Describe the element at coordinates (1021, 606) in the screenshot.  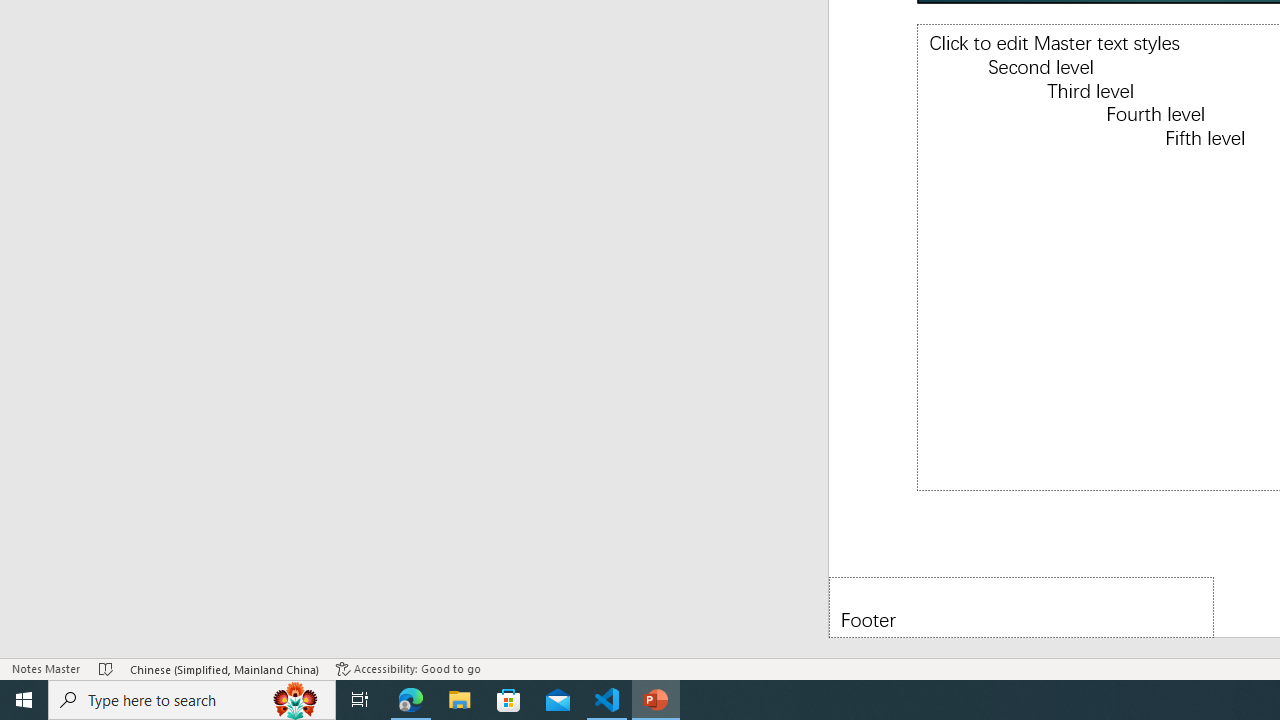
I see `'Footer'` at that location.